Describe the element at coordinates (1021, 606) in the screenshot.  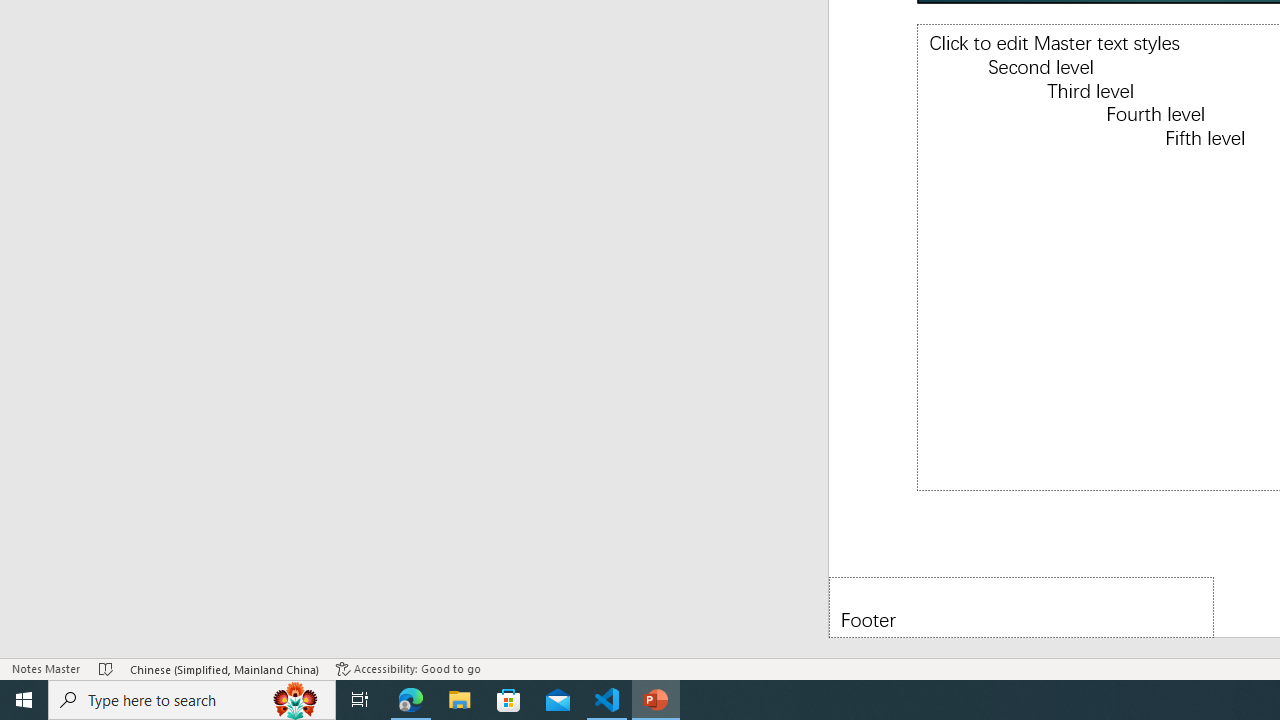
I see `'Footer'` at that location.